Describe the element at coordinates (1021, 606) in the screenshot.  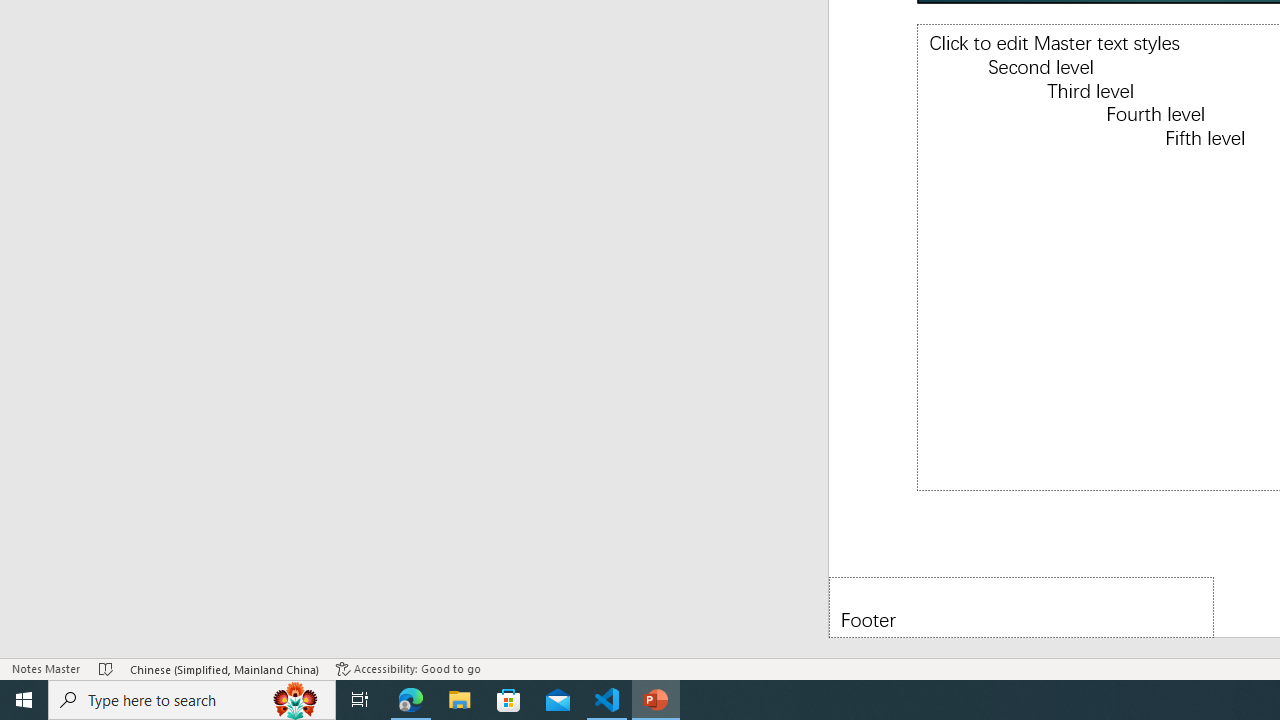
I see `'Footer'` at that location.